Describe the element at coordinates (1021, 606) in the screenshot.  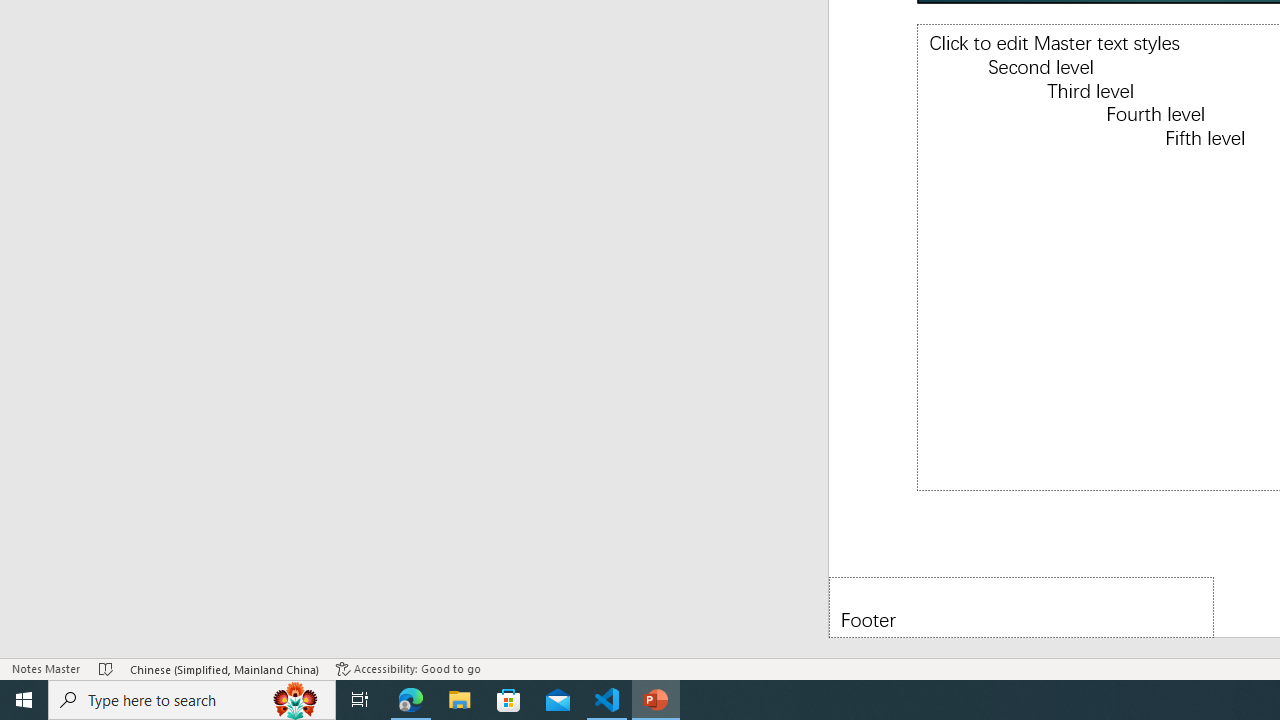
I see `'Footer'` at that location.